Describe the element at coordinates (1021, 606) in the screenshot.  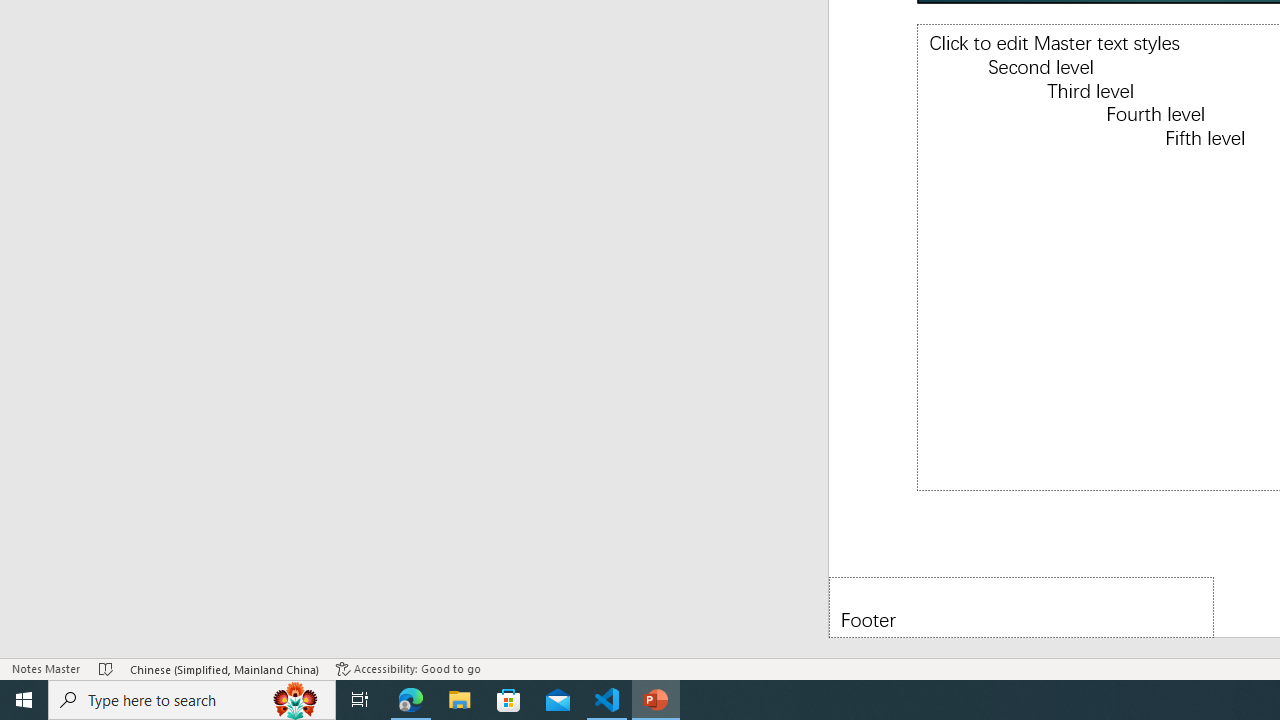
I see `'Footer'` at that location.